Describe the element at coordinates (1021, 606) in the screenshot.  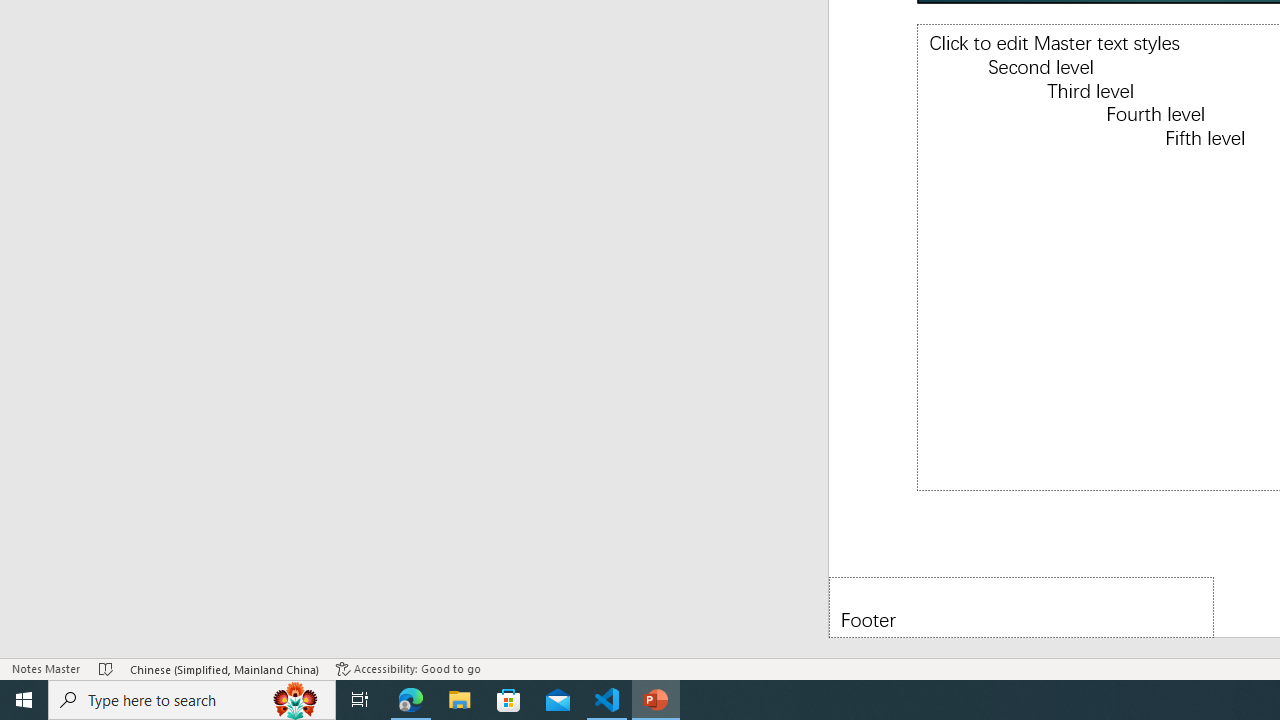
I see `'Footer'` at that location.